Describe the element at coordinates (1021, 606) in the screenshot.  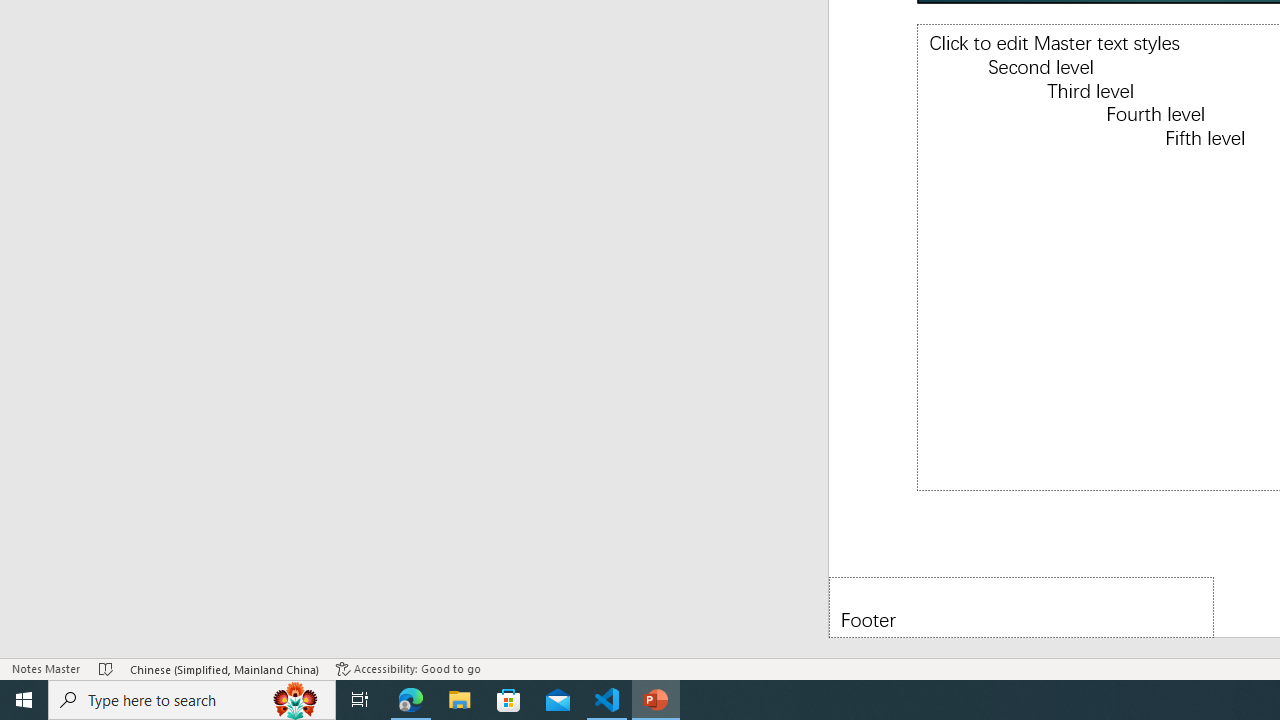
I see `'Footer'` at that location.